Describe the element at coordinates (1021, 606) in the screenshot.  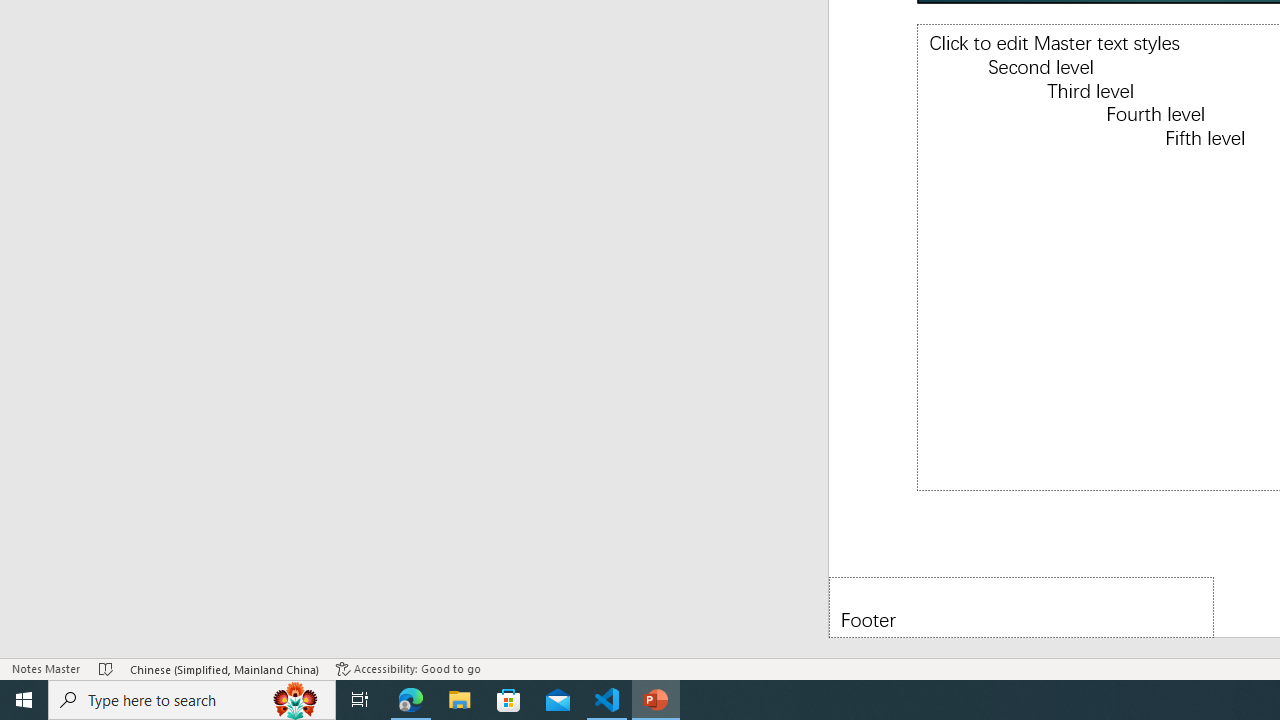
I see `'Footer'` at that location.